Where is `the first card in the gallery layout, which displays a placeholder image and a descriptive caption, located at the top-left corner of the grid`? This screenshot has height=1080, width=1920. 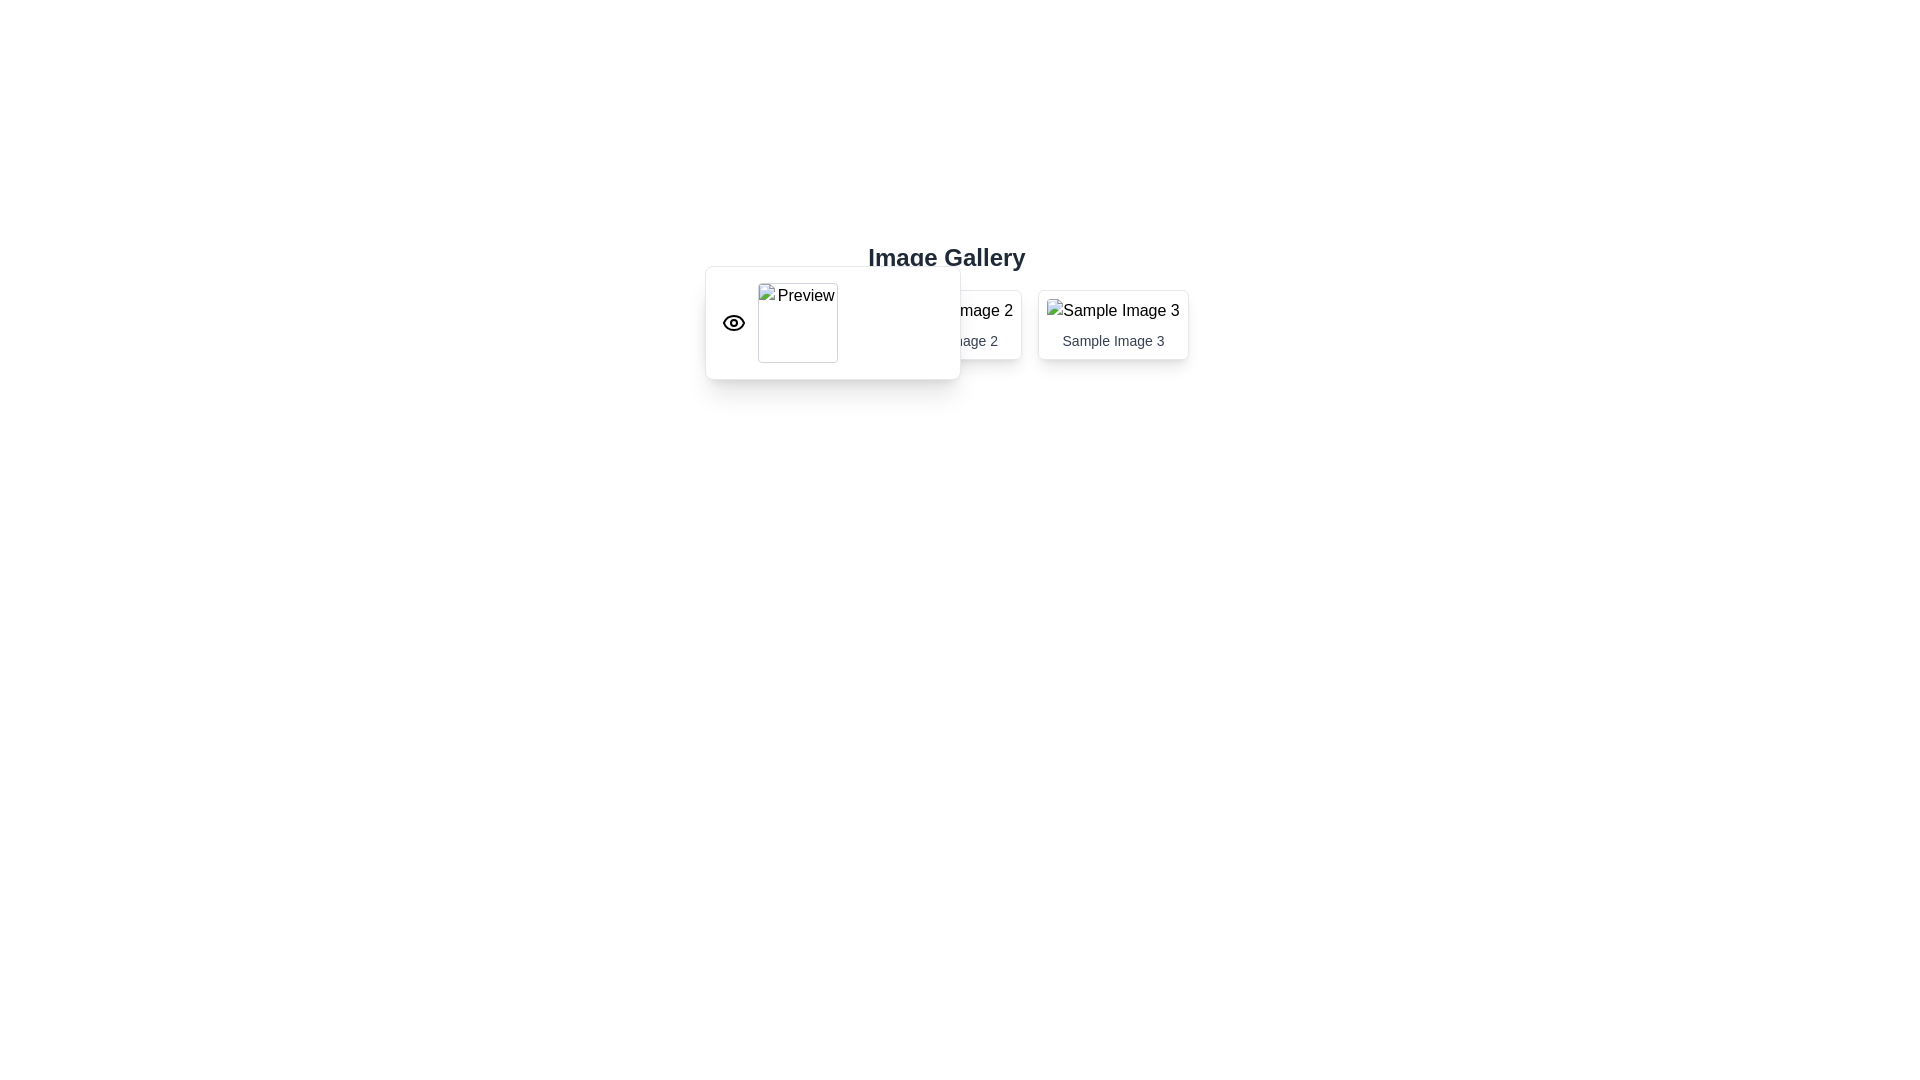
the first card in the gallery layout, which displays a placeholder image and a descriptive caption, located at the top-left corner of the grid is located at coordinates (779, 323).